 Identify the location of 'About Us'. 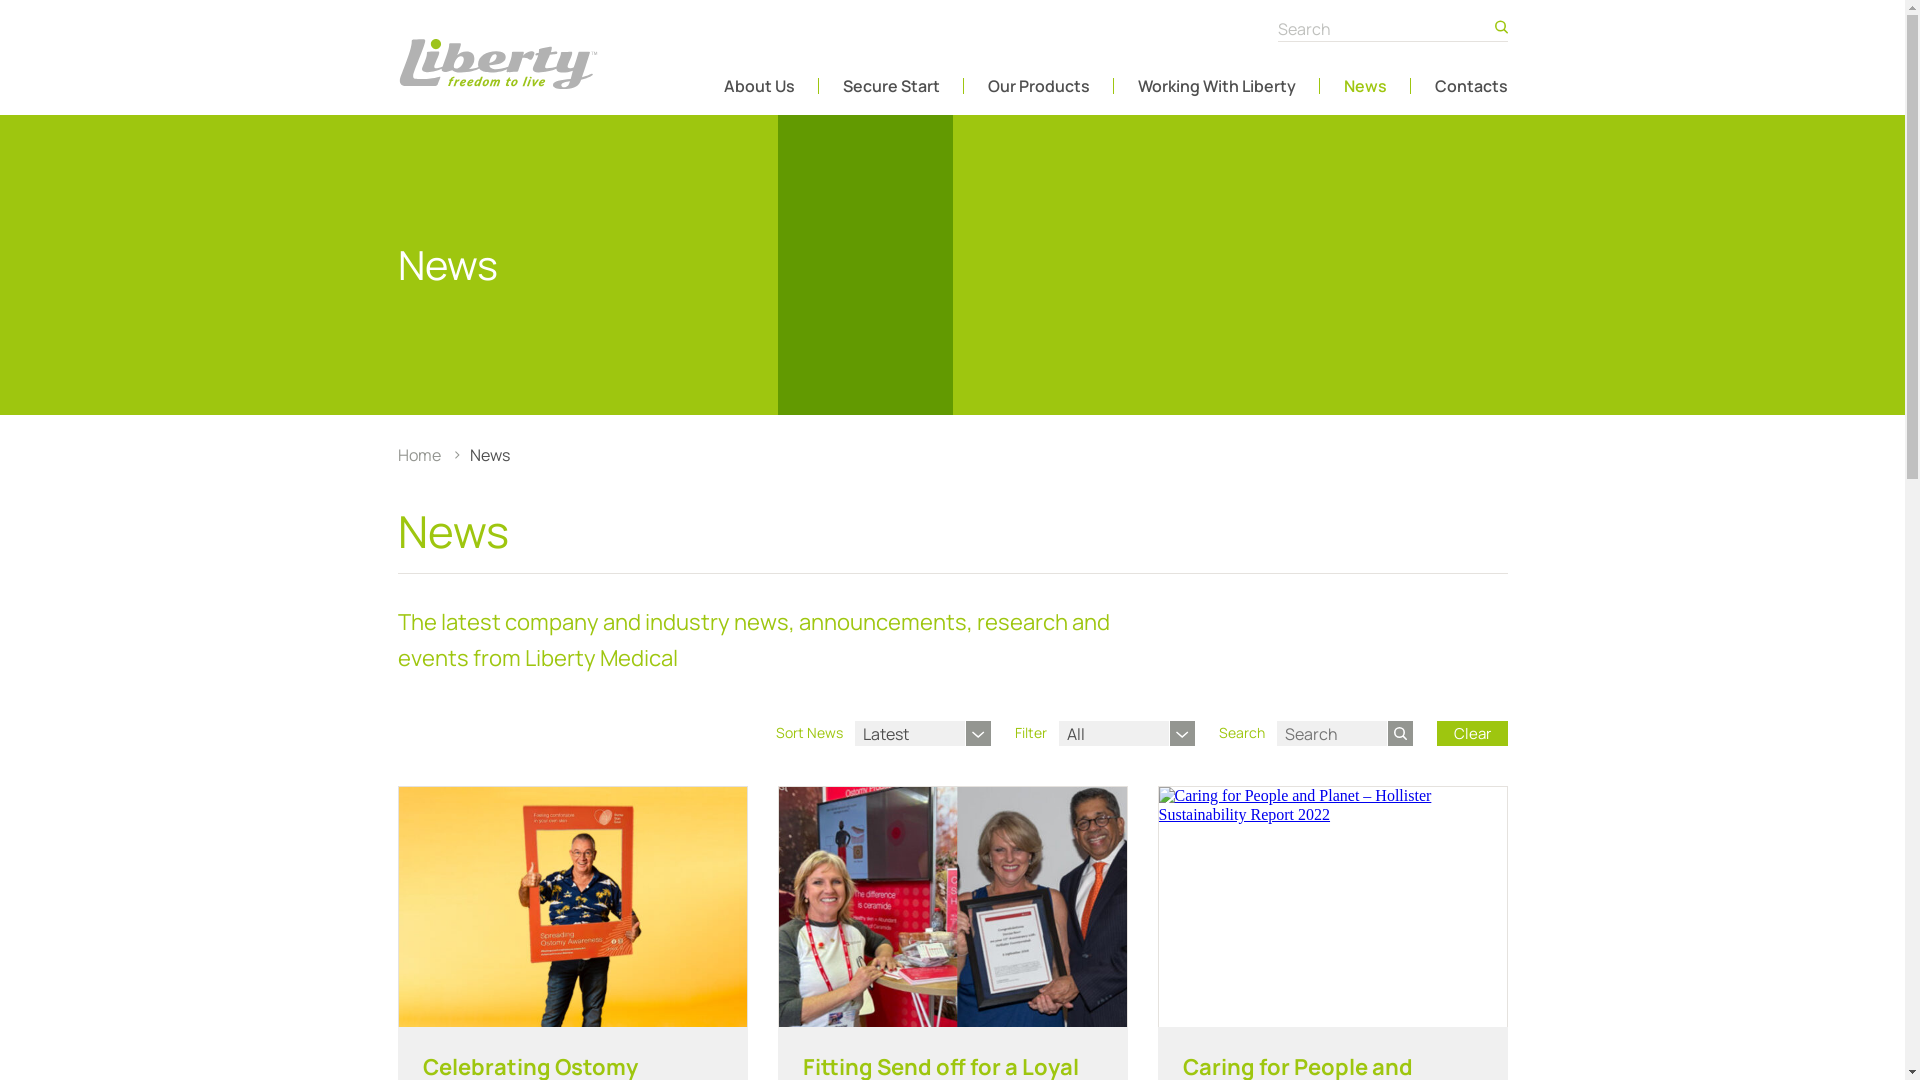
(758, 84).